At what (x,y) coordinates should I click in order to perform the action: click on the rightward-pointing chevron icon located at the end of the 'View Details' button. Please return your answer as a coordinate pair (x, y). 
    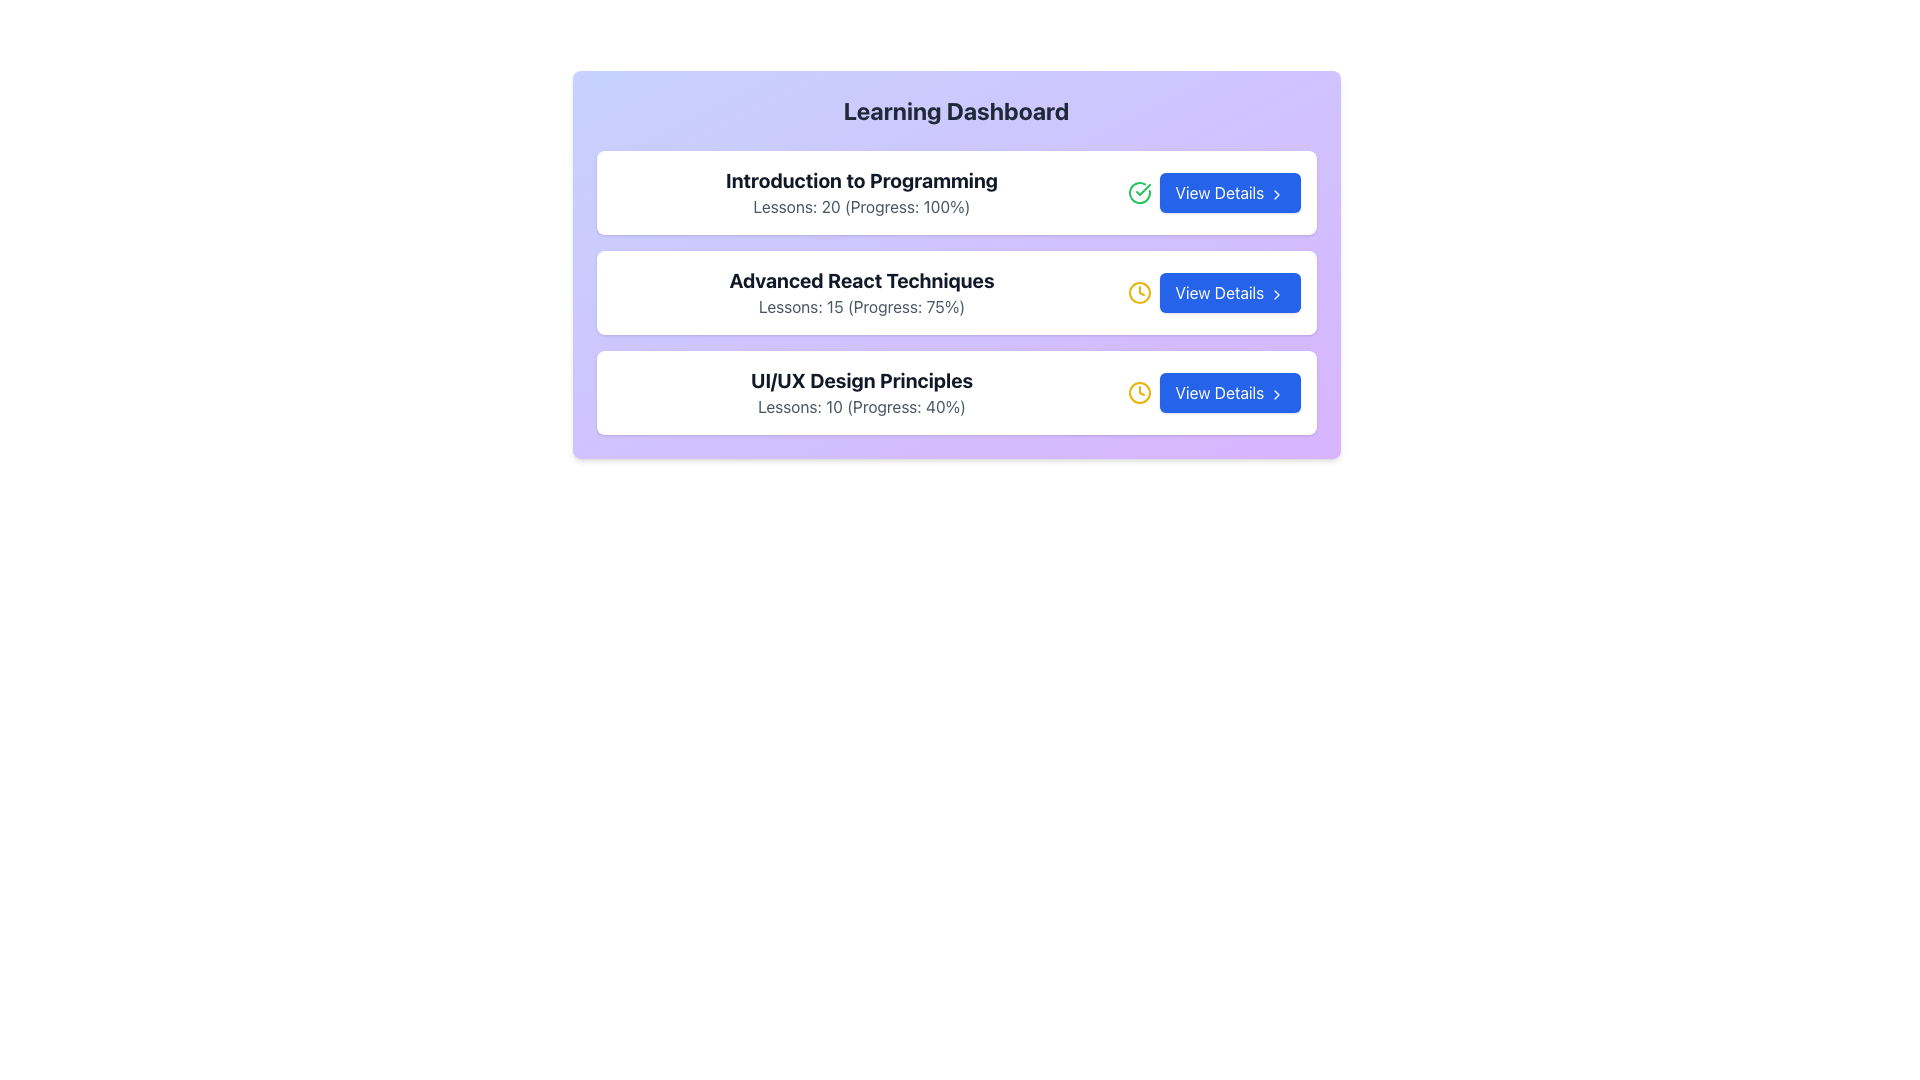
    Looking at the image, I should click on (1275, 294).